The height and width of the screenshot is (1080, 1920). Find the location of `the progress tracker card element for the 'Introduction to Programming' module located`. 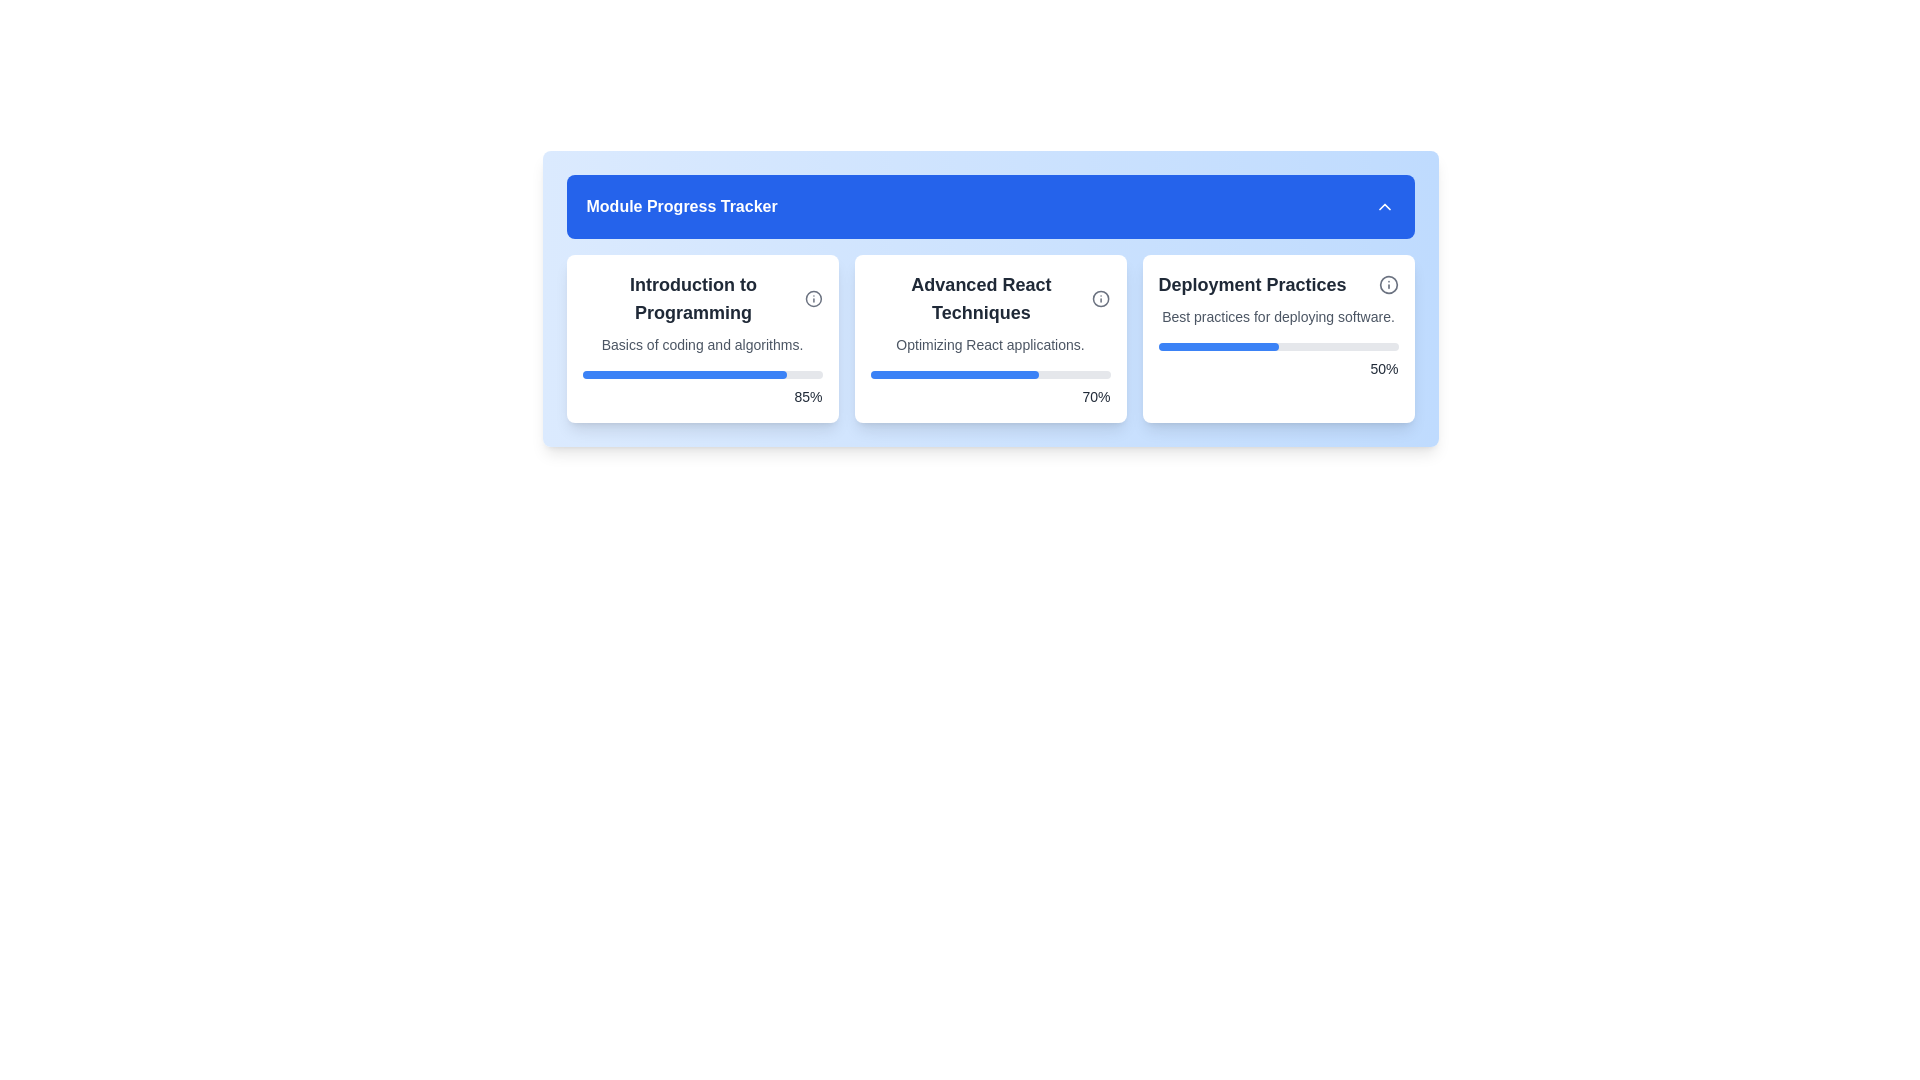

the progress tracker card element for the 'Introduction to Programming' module located is located at coordinates (702, 338).